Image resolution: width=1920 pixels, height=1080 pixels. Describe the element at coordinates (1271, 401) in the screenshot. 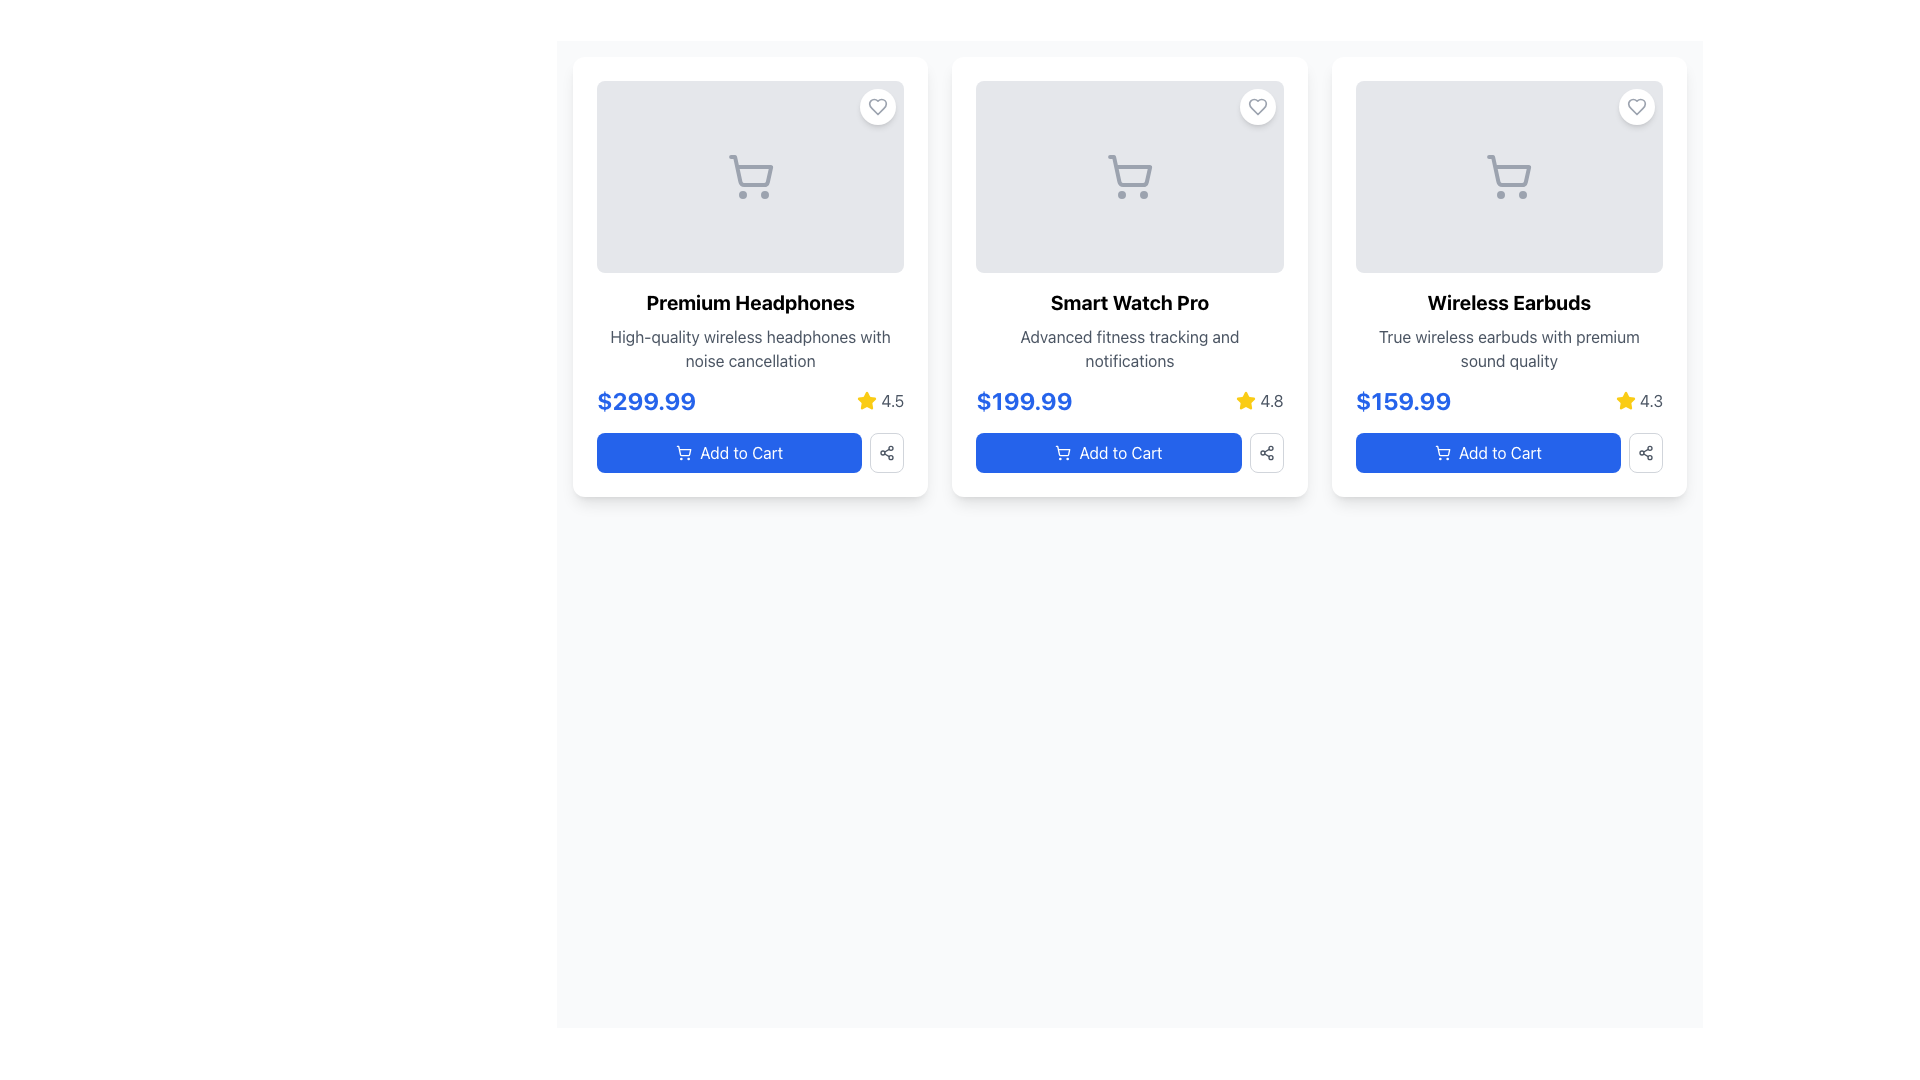

I see `the text label displaying the value '4.8' near the yellow star icon in the second card under 'Smart Watch Pro'` at that location.